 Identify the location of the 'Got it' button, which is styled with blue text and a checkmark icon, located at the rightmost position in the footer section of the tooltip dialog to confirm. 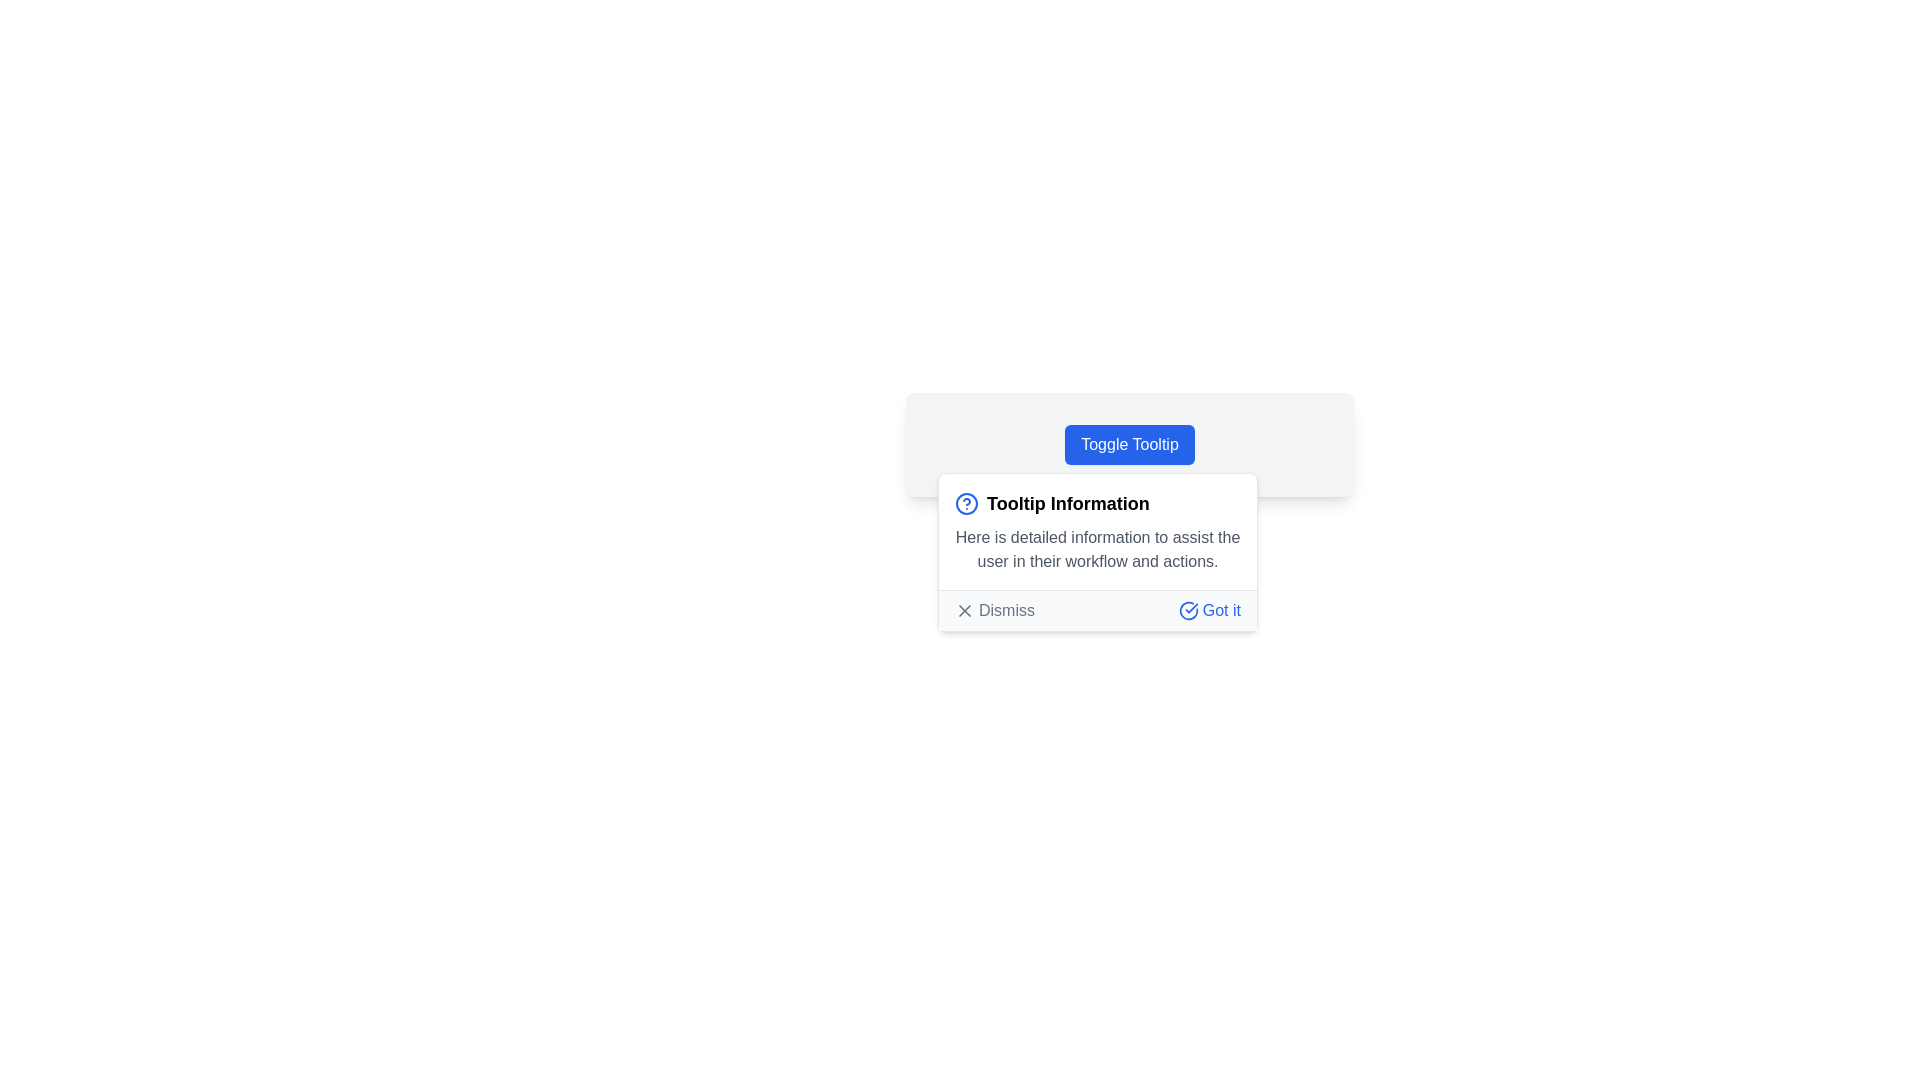
(1208, 609).